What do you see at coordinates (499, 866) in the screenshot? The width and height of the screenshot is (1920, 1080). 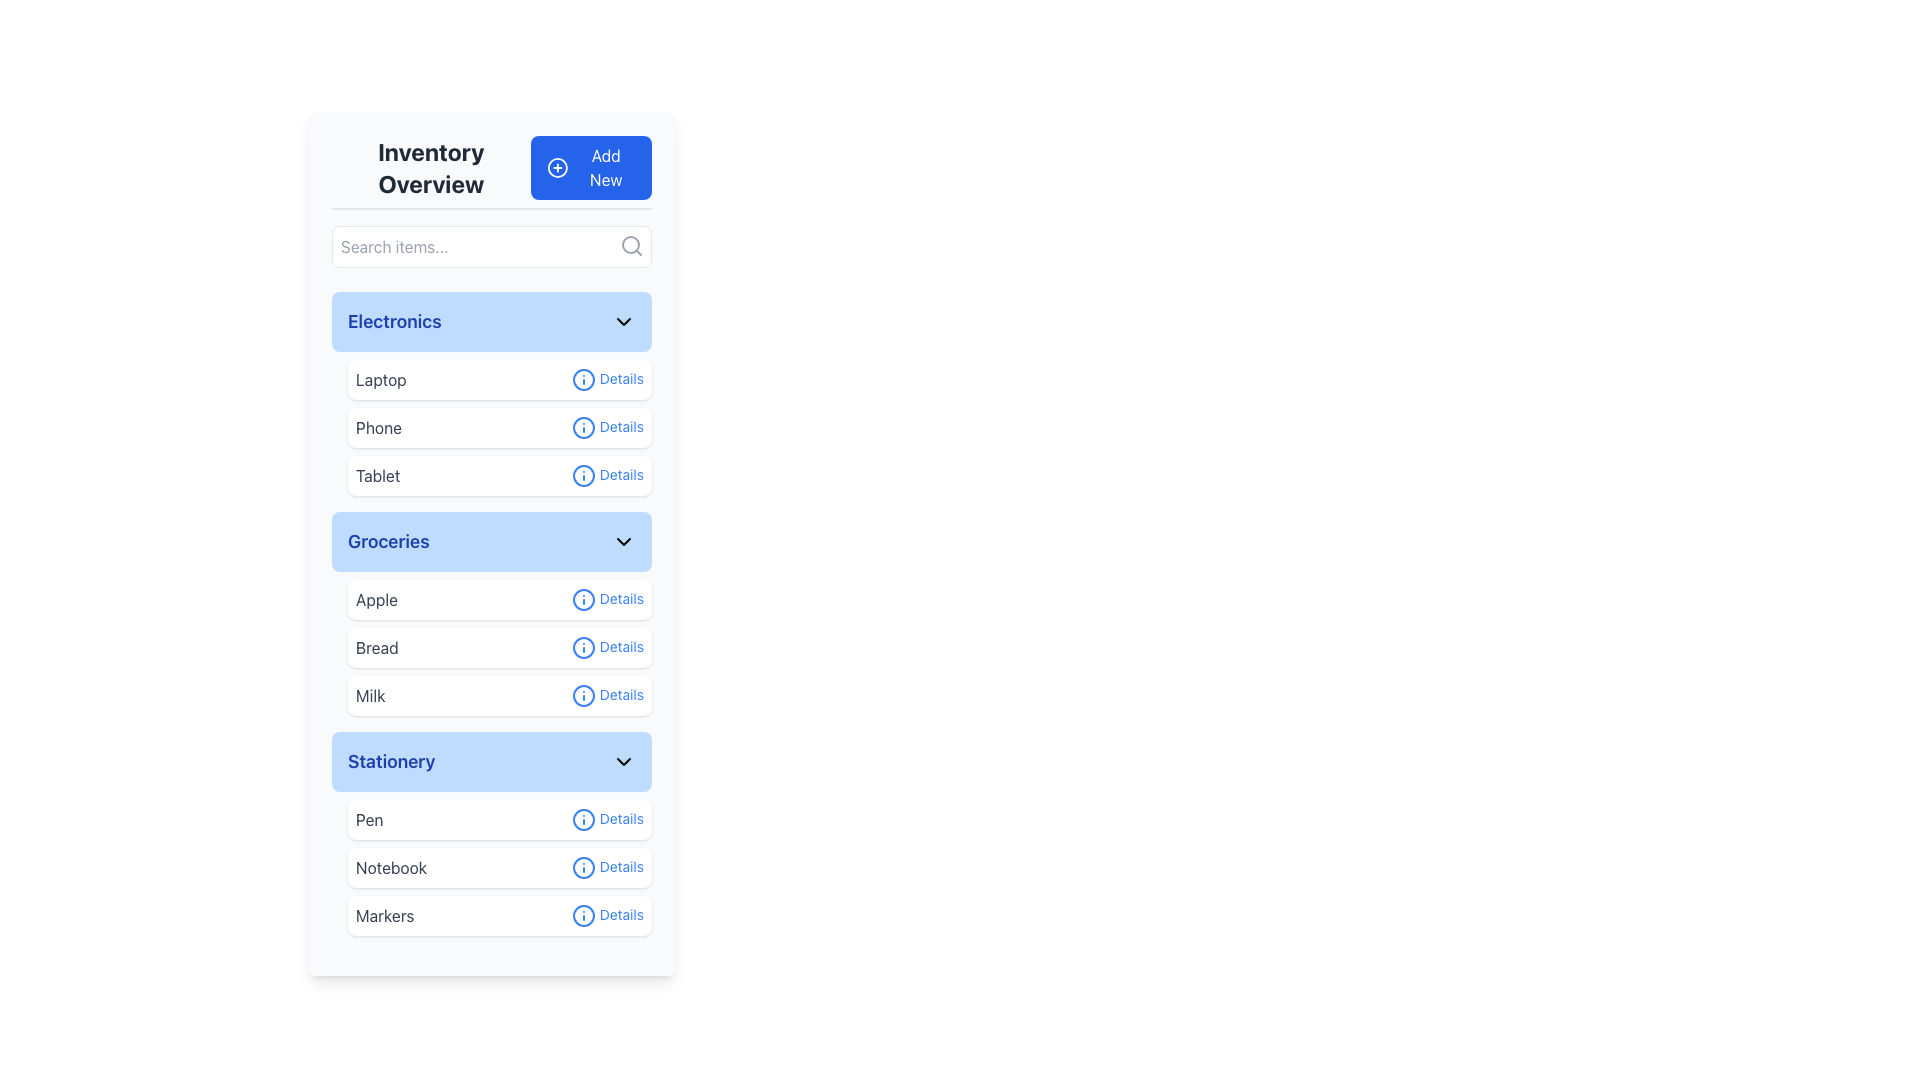 I see `the second item in the 'Stationery' section, which is a clickable list item labeled 'Notebook' with a 'Details' link on the right` at bounding box center [499, 866].